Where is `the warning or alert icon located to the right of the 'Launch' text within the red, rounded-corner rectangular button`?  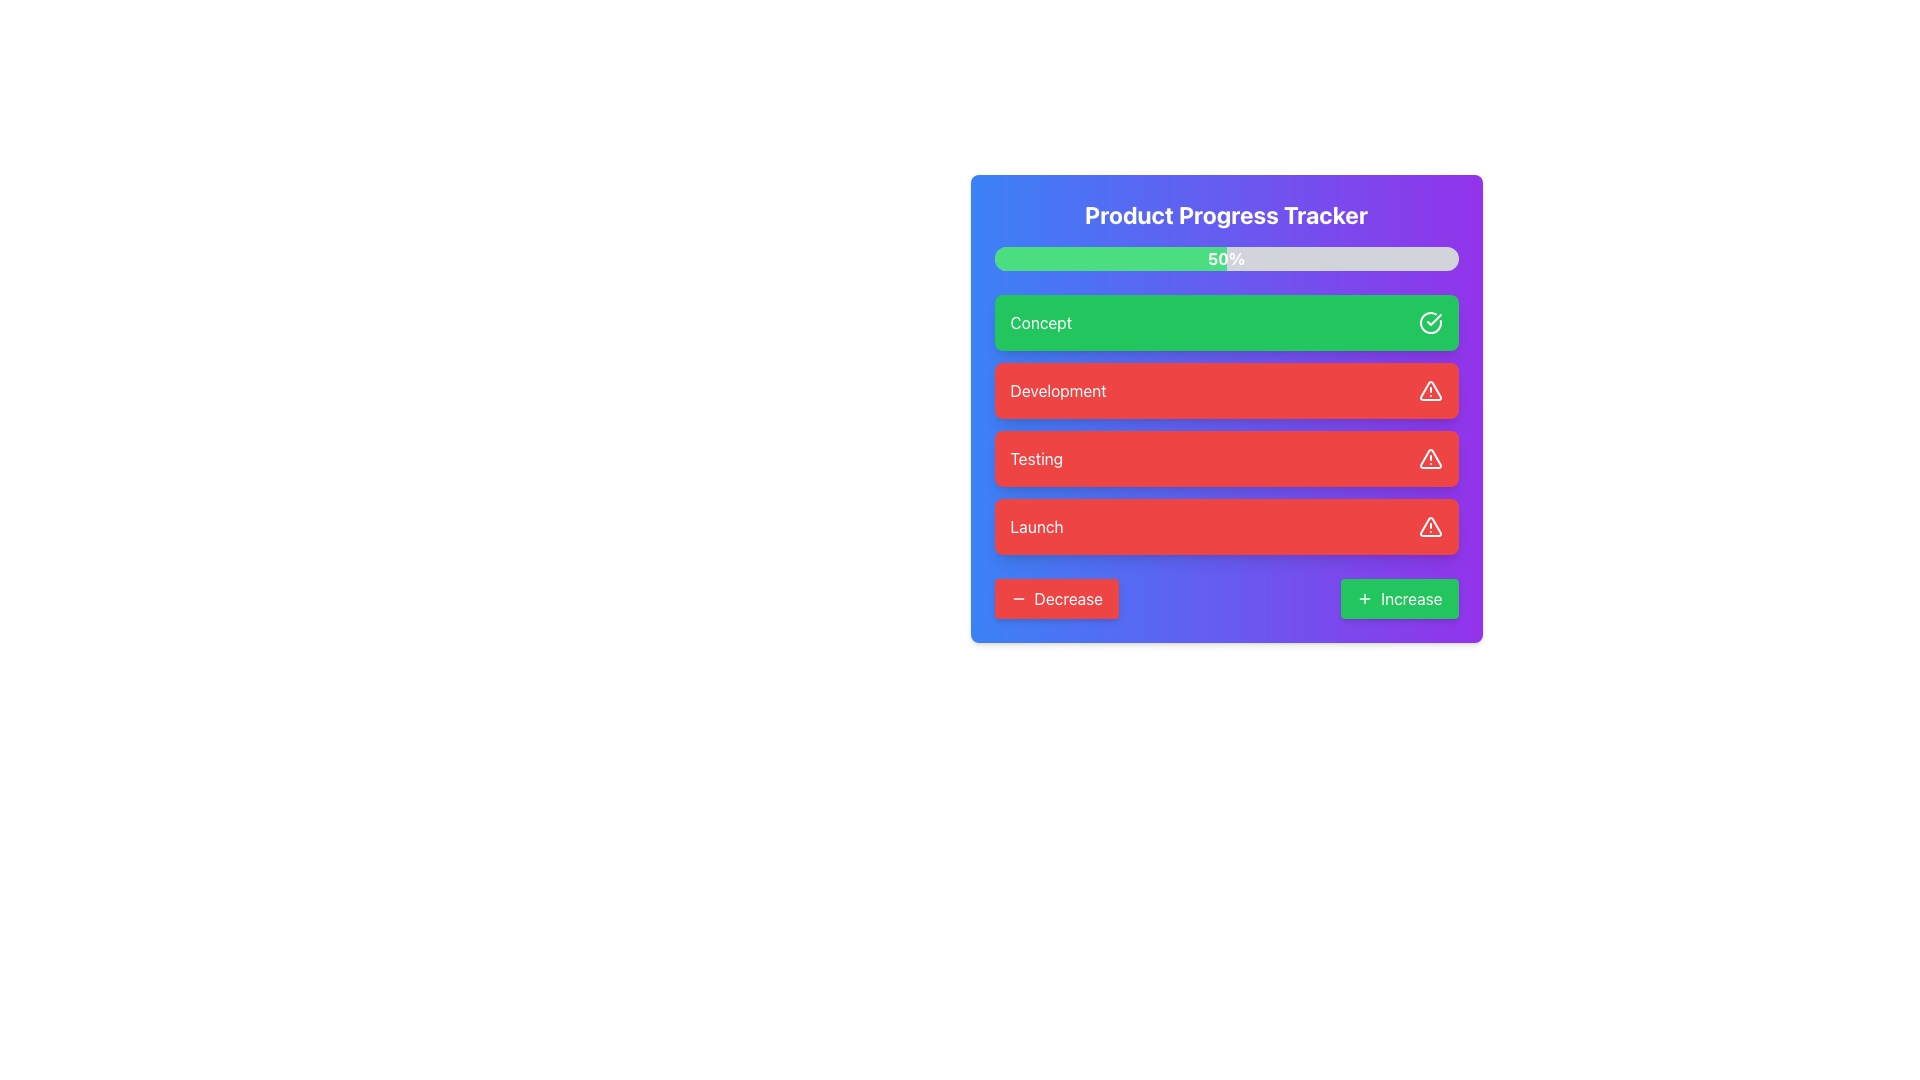
the warning or alert icon located to the right of the 'Launch' text within the red, rounded-corner rectangular button is located at coordinates (1429, 526).